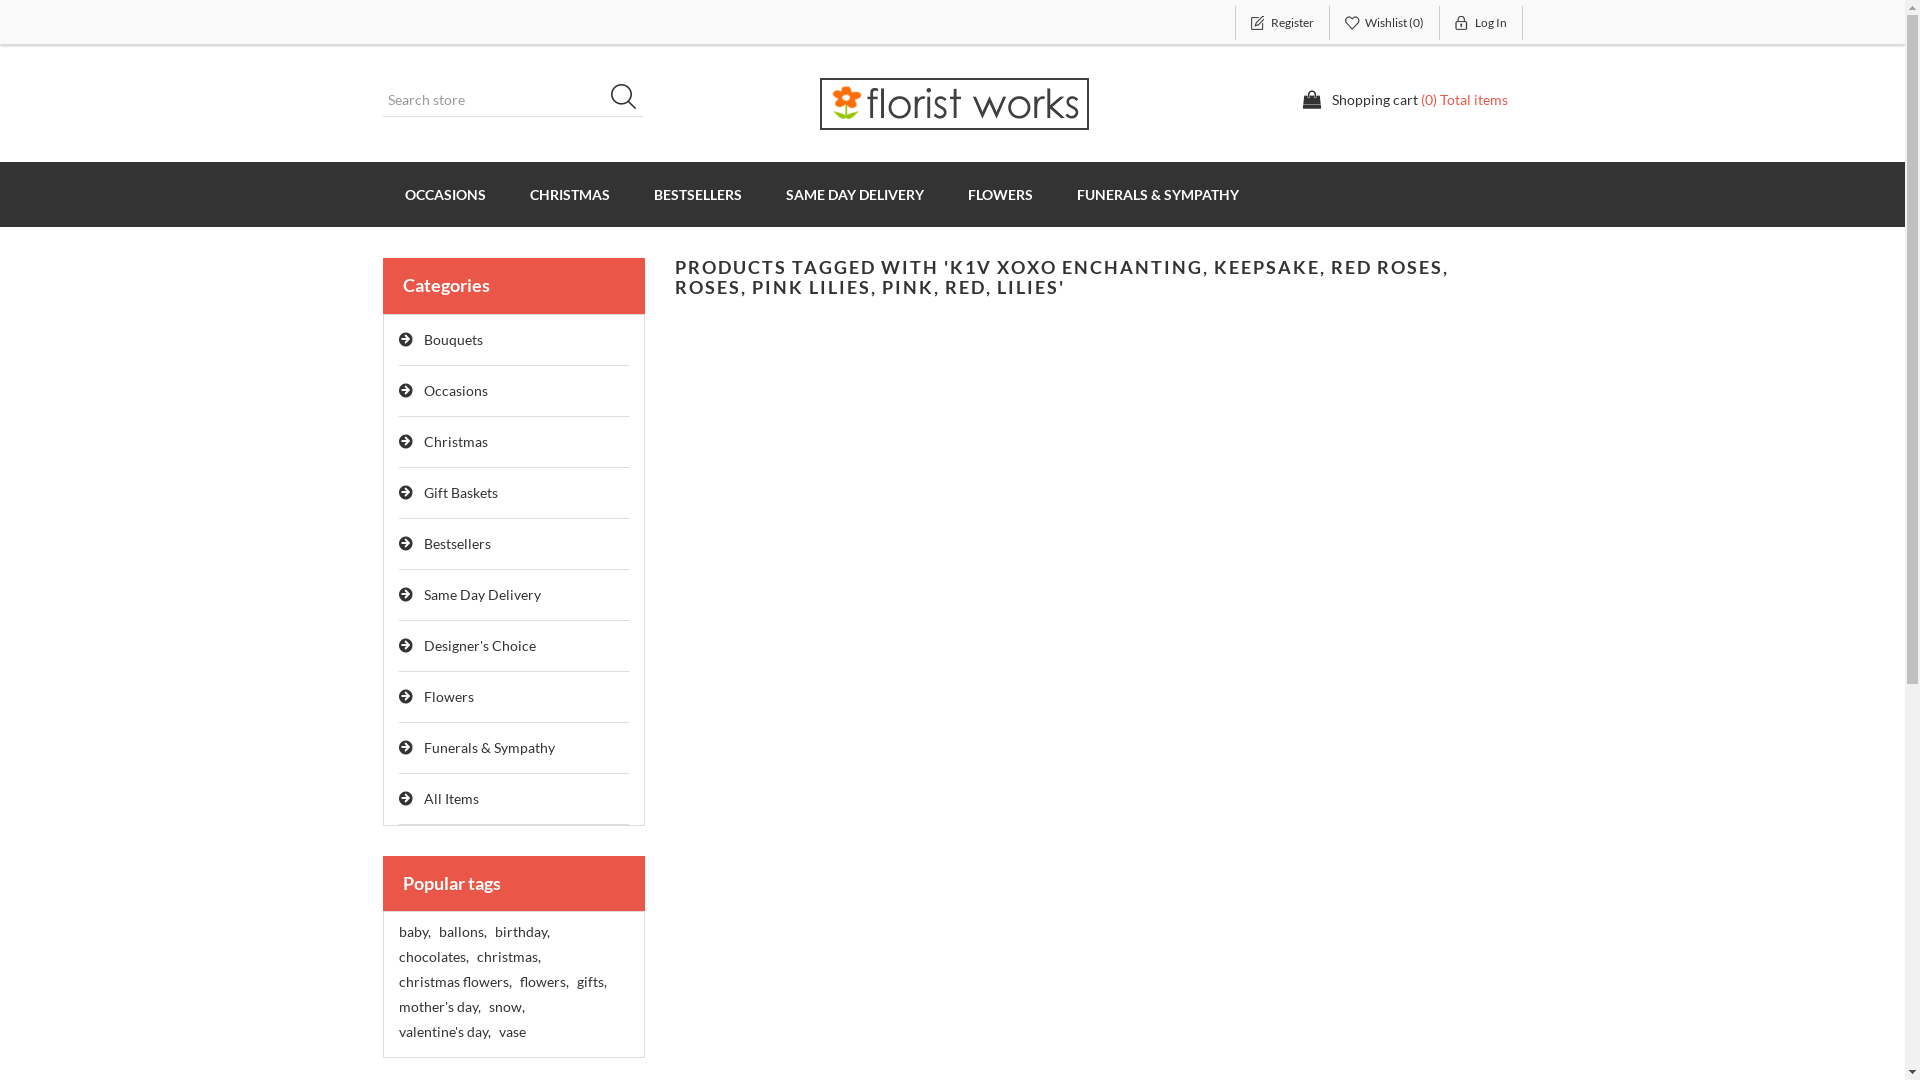 The width and height of the screenshot is (1920, 1080). Describe the element at coordinates (443, 1032) in the screenshot. I see `'valentine's day,'` at that location.